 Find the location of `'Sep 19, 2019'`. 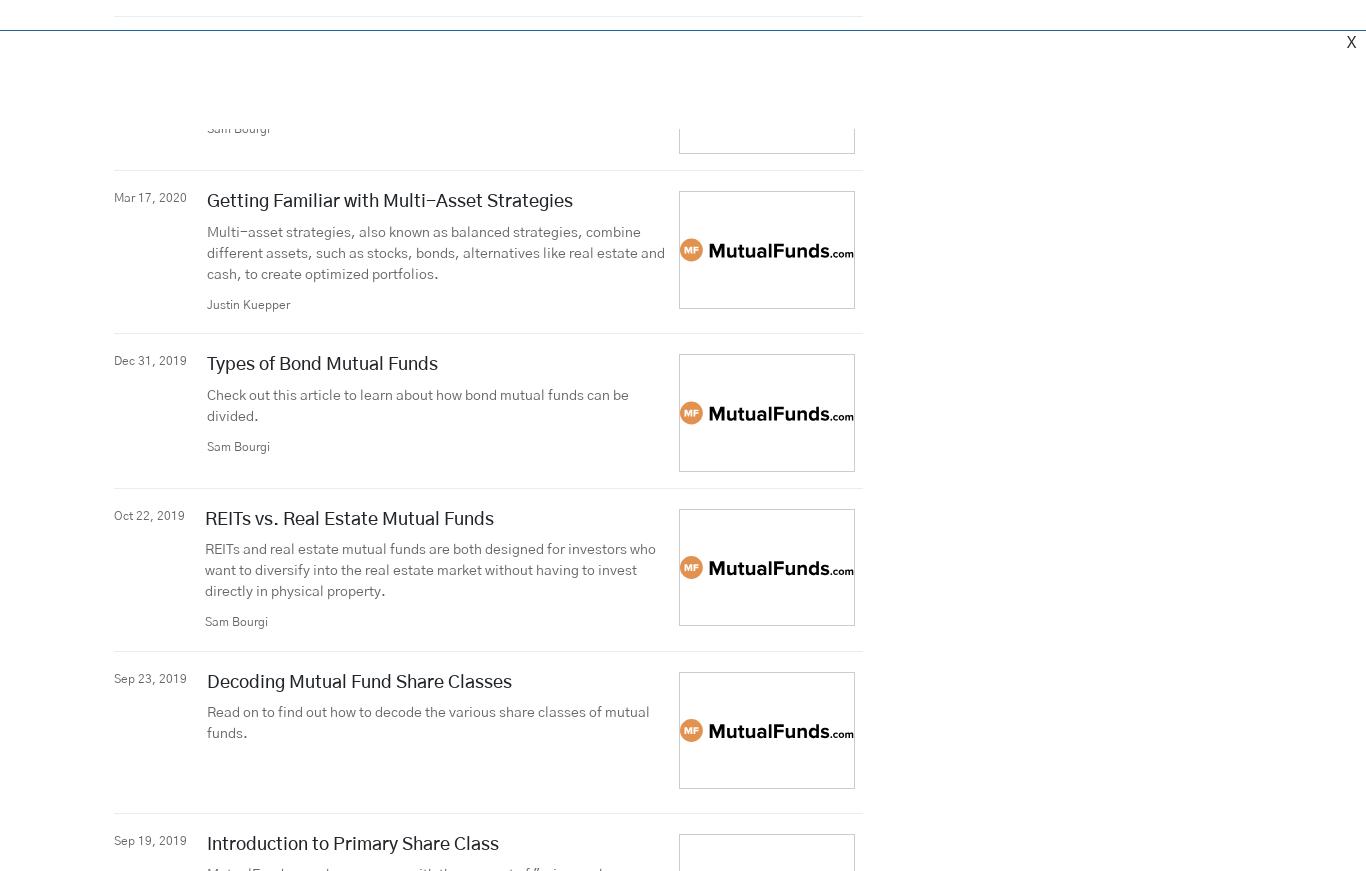

'Sep 19, 2019' is located at coordinates (149, 839).